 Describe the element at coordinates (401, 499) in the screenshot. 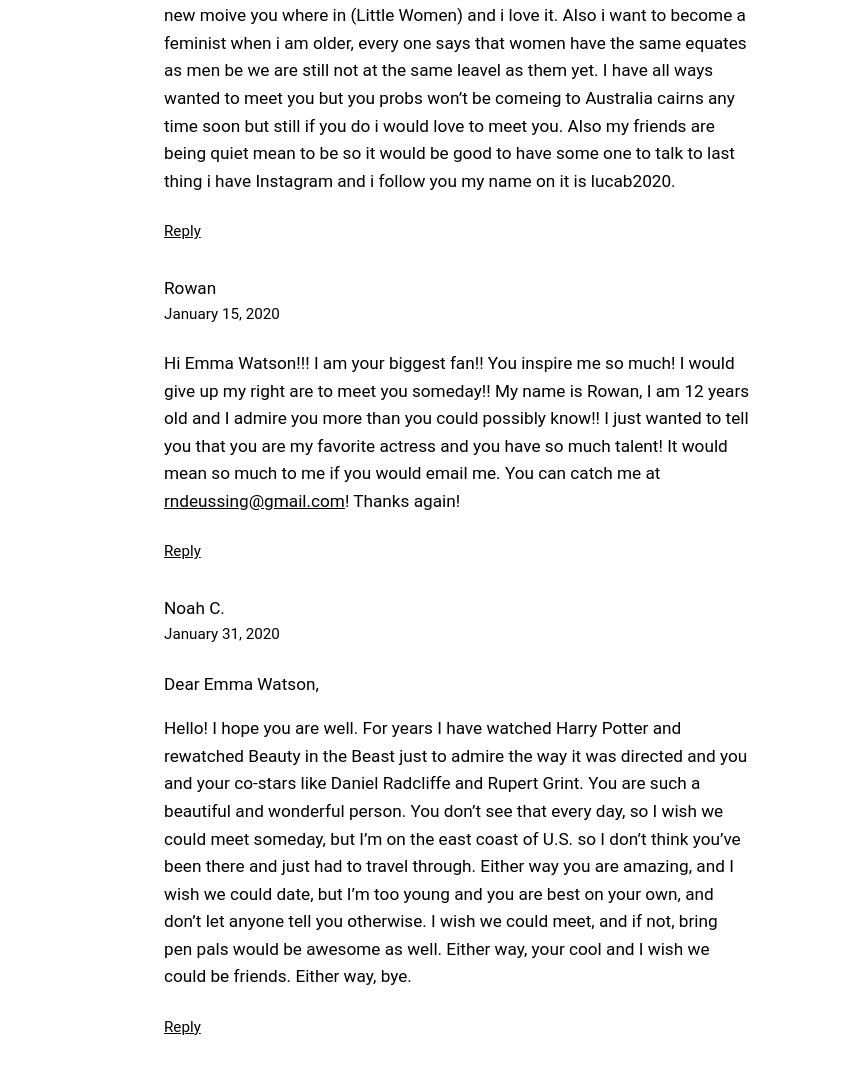

I see `'! Thanks again!'` at that location.